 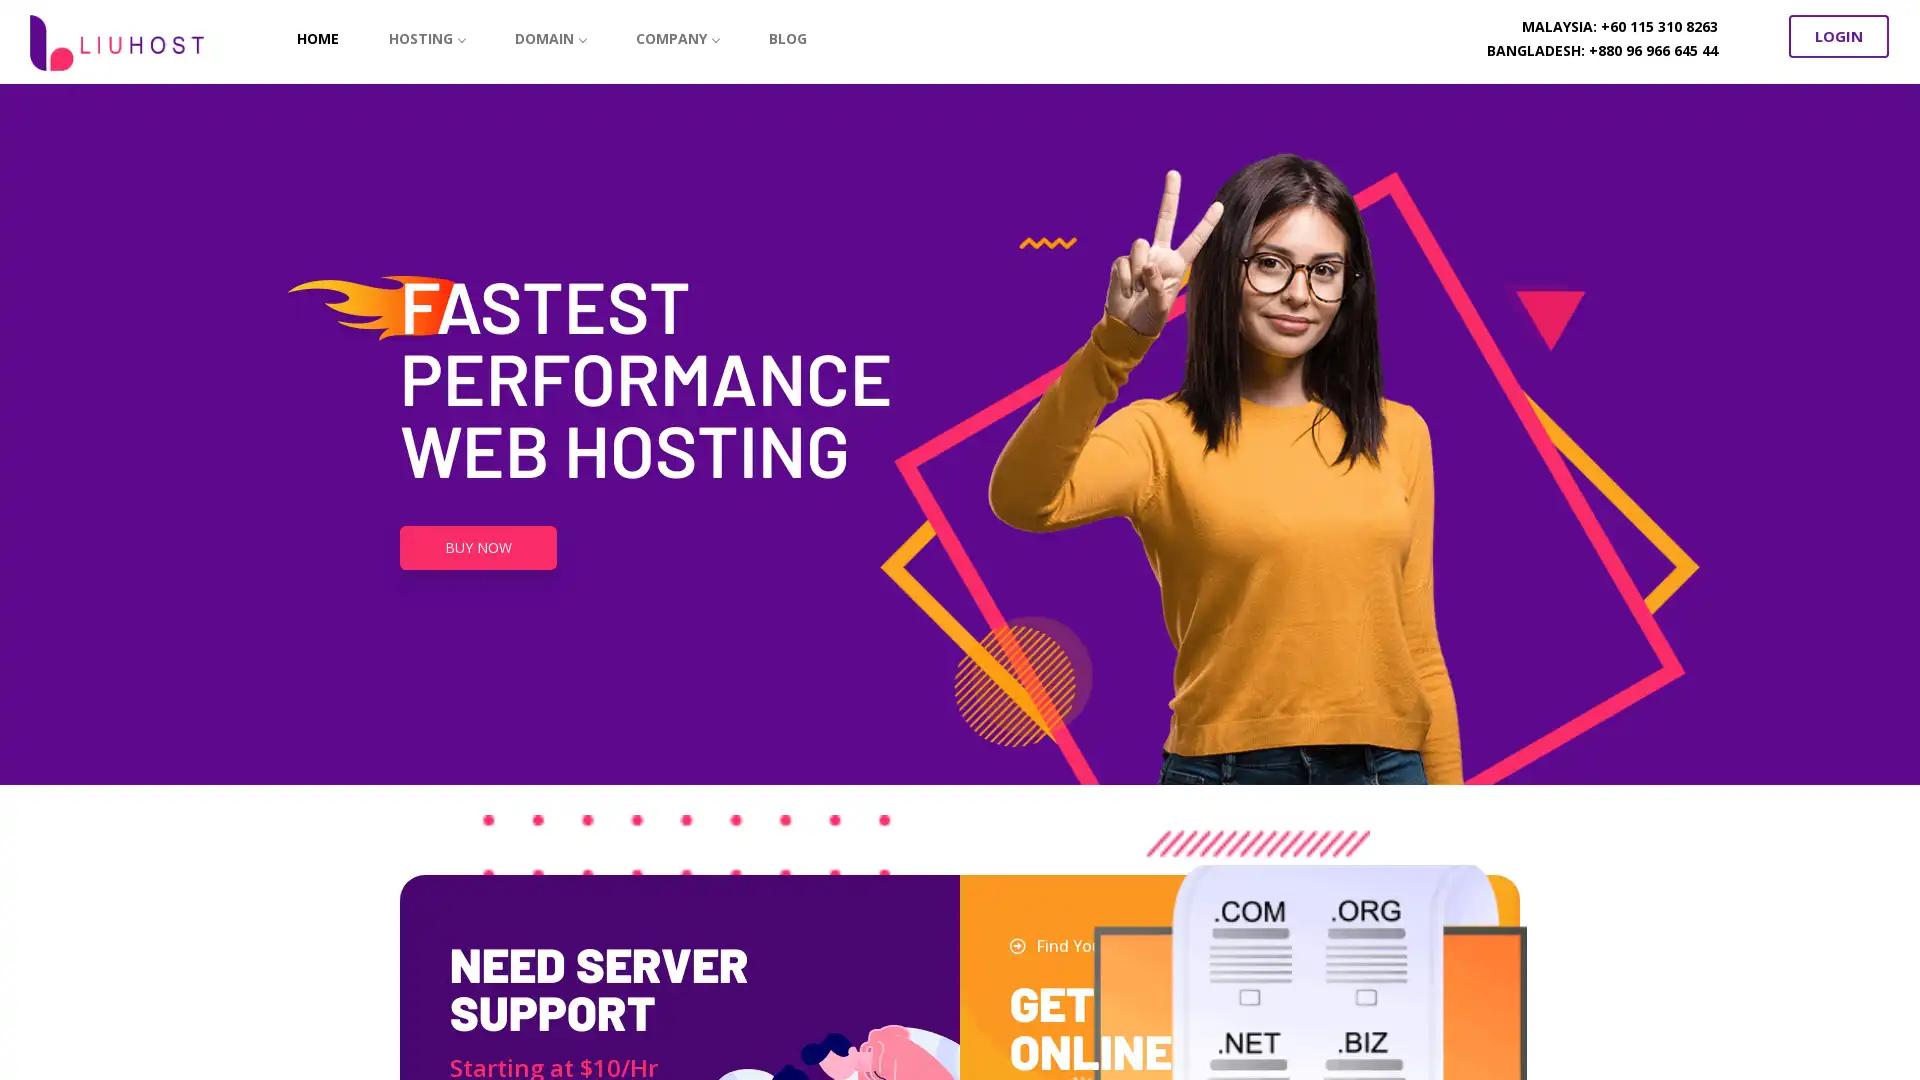 I want to click on BUY NOW, so click(x=477, y=547).